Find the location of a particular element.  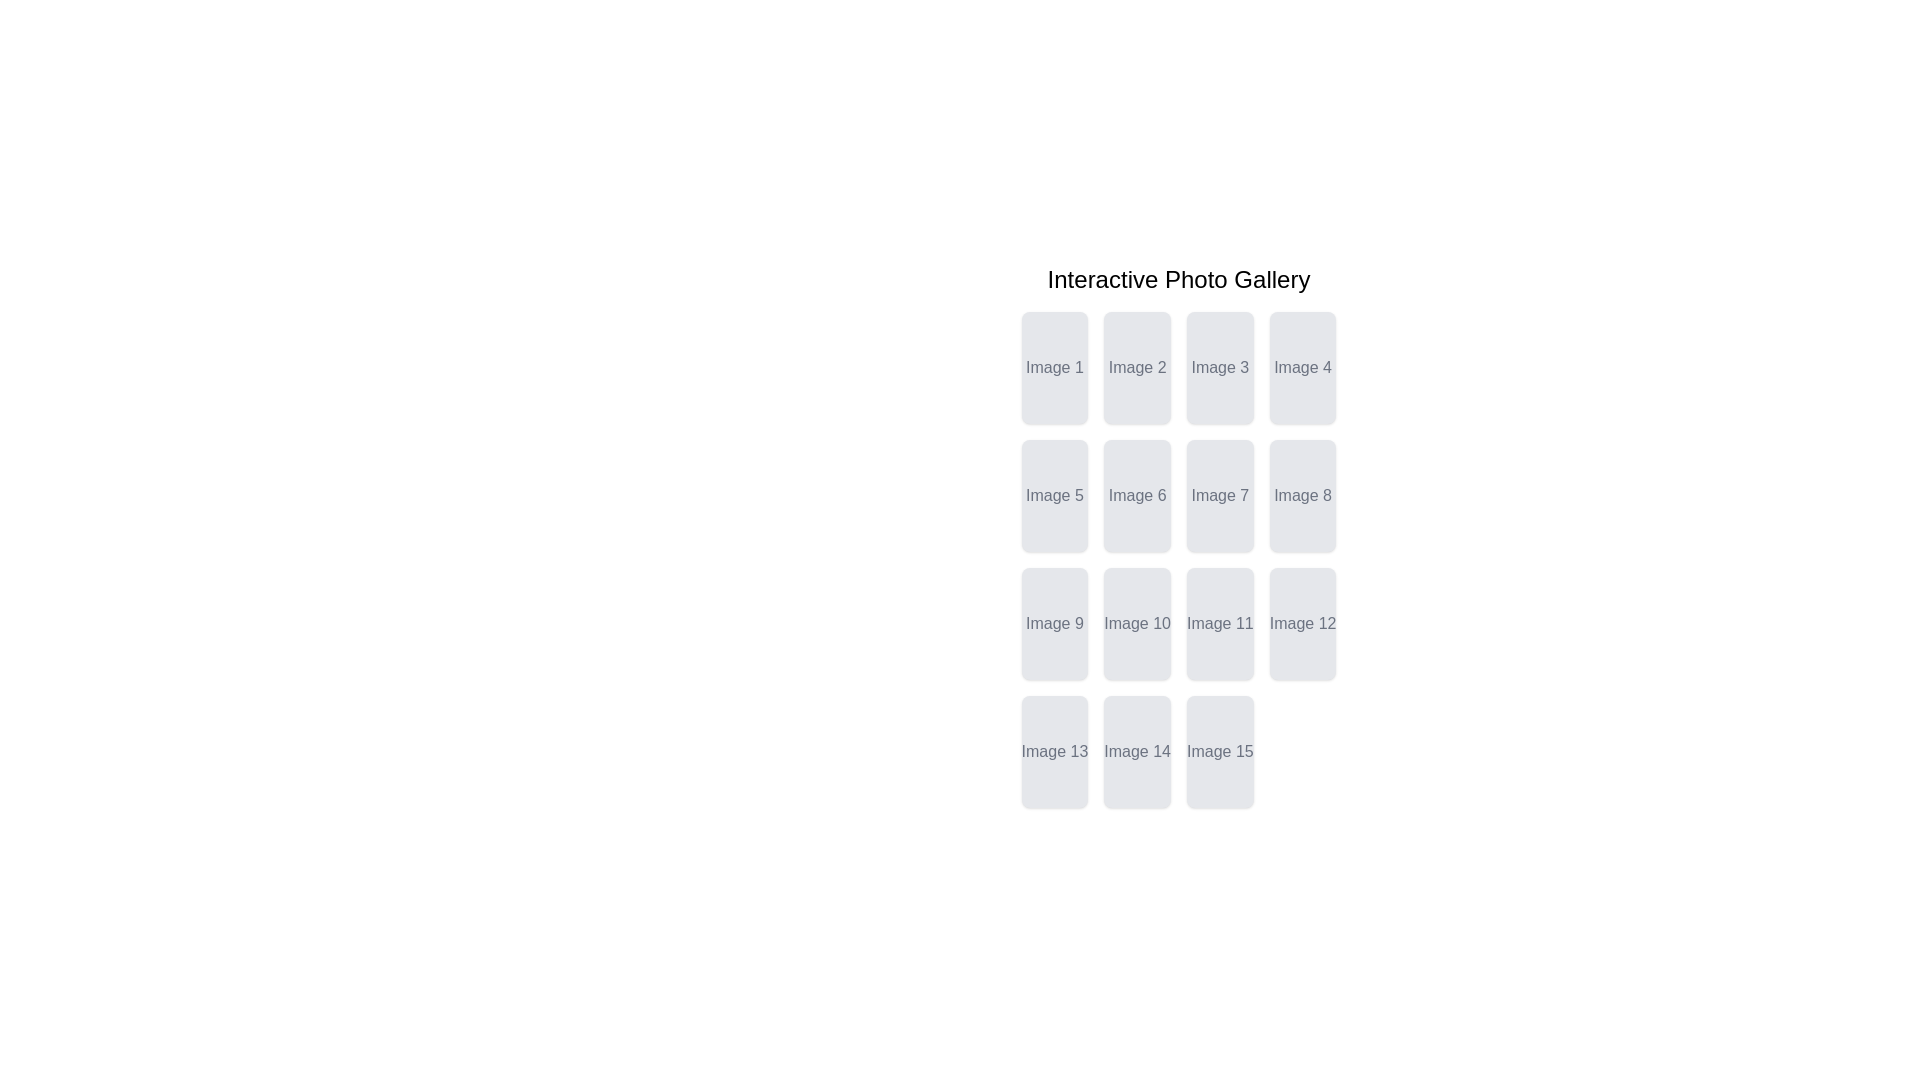

the rectangular 'Comment' button with a blue background and rounded corners is located at coordinates (1219, 786).